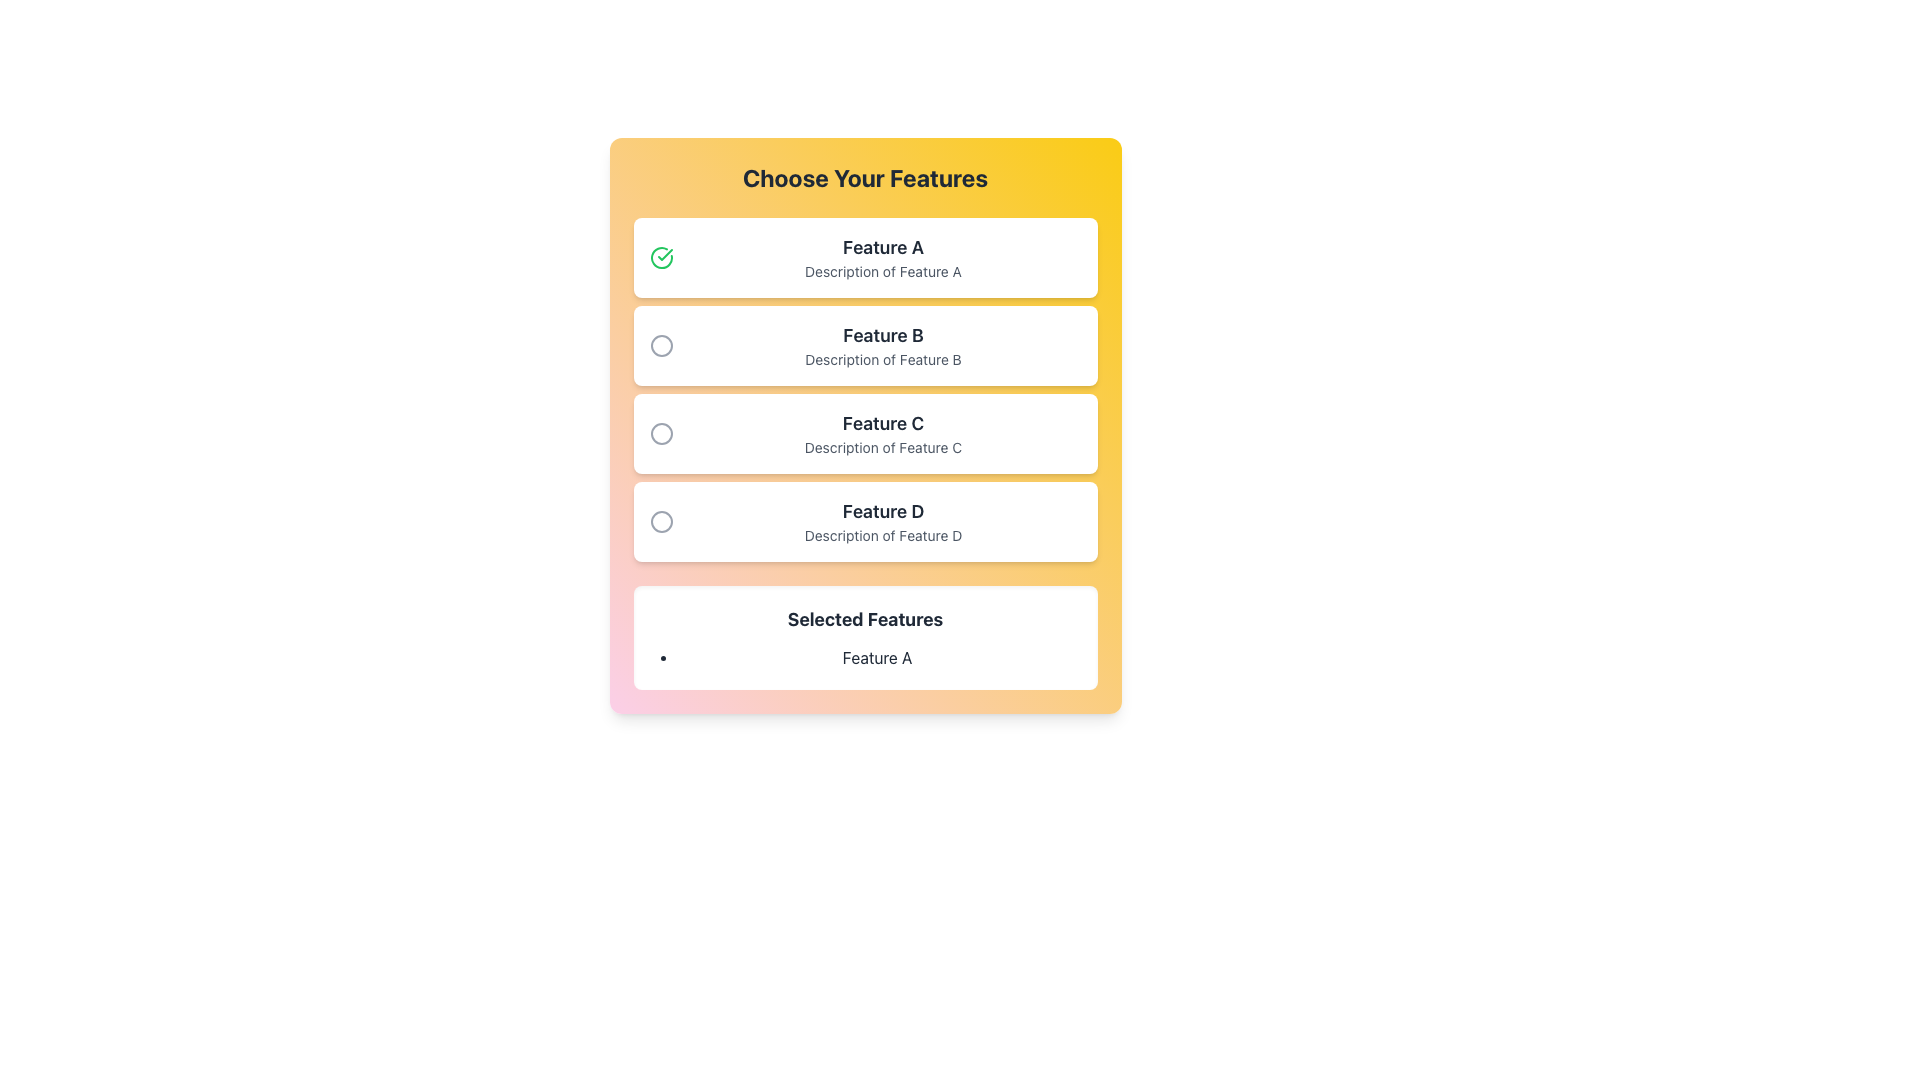 Image resolution: width=1920 pixels, height=1080 pixels. I want to click on the text element displaying 'Description of Feature B', which is located directly below the label 'Feature B' in the 'Choose Your Features' list, so click(882, 358).